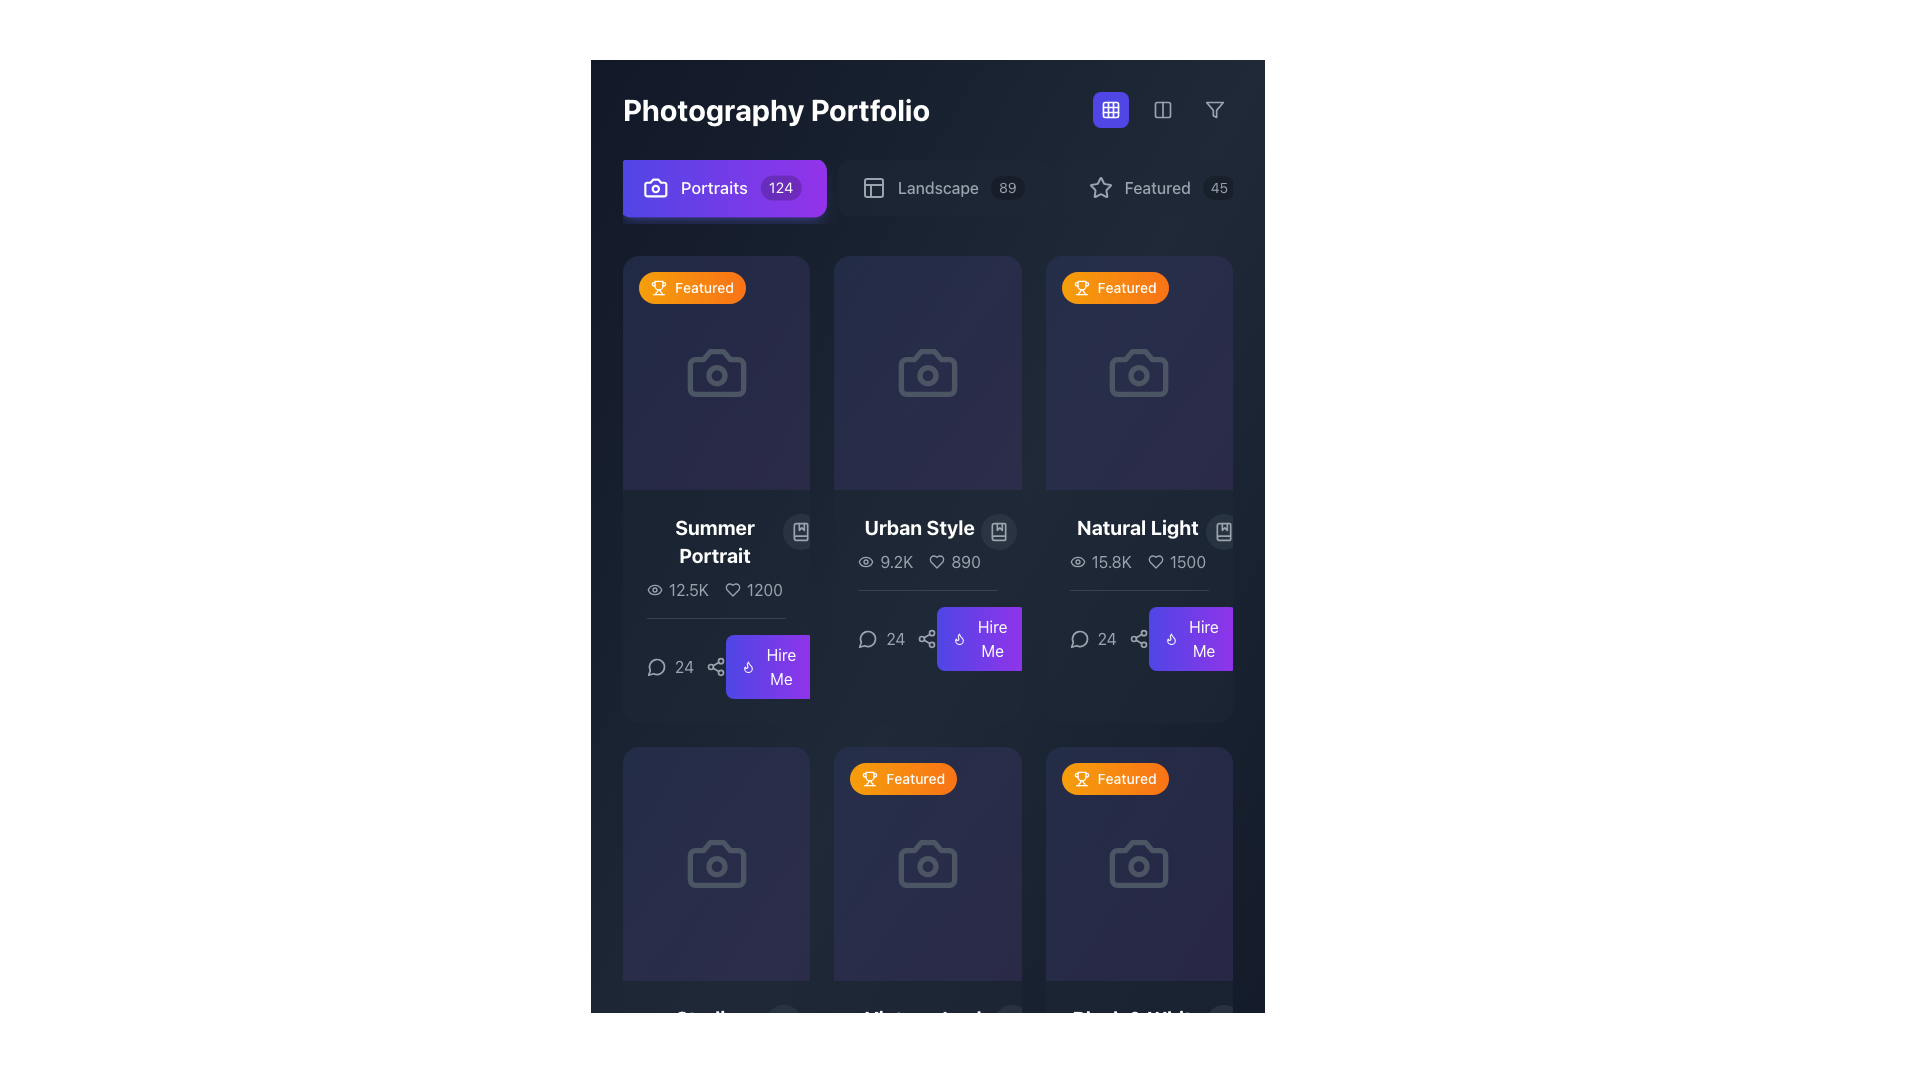 Image resolution: width=1920 pixels, height=1080 pixels. Describe the element at coordinates (715, 542) in the screenshot. I see `the static text label that displays 'Summer Portrait', which is bold, white, and centrally positioned in the first portfolio card of the grid` at that location.